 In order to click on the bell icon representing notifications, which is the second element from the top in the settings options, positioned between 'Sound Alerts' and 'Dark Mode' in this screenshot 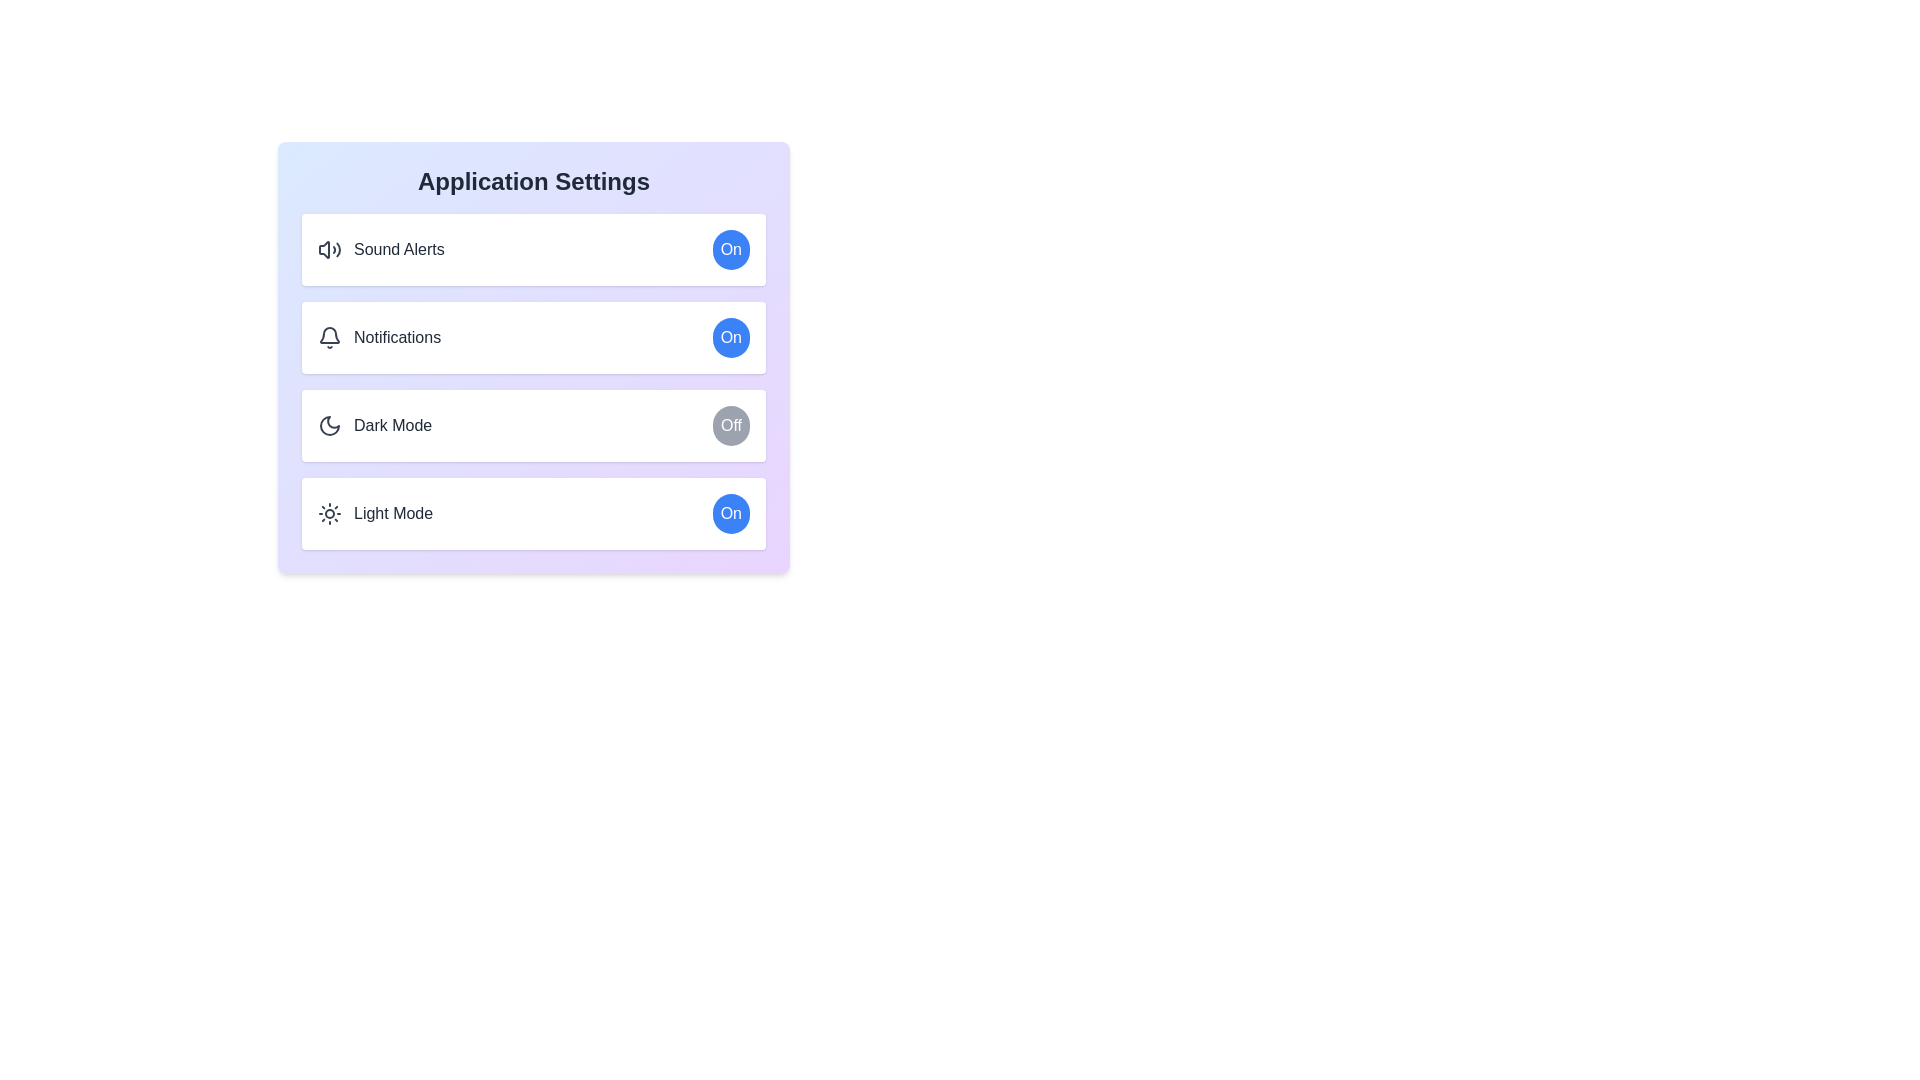, I will do `click(330, 334)`.